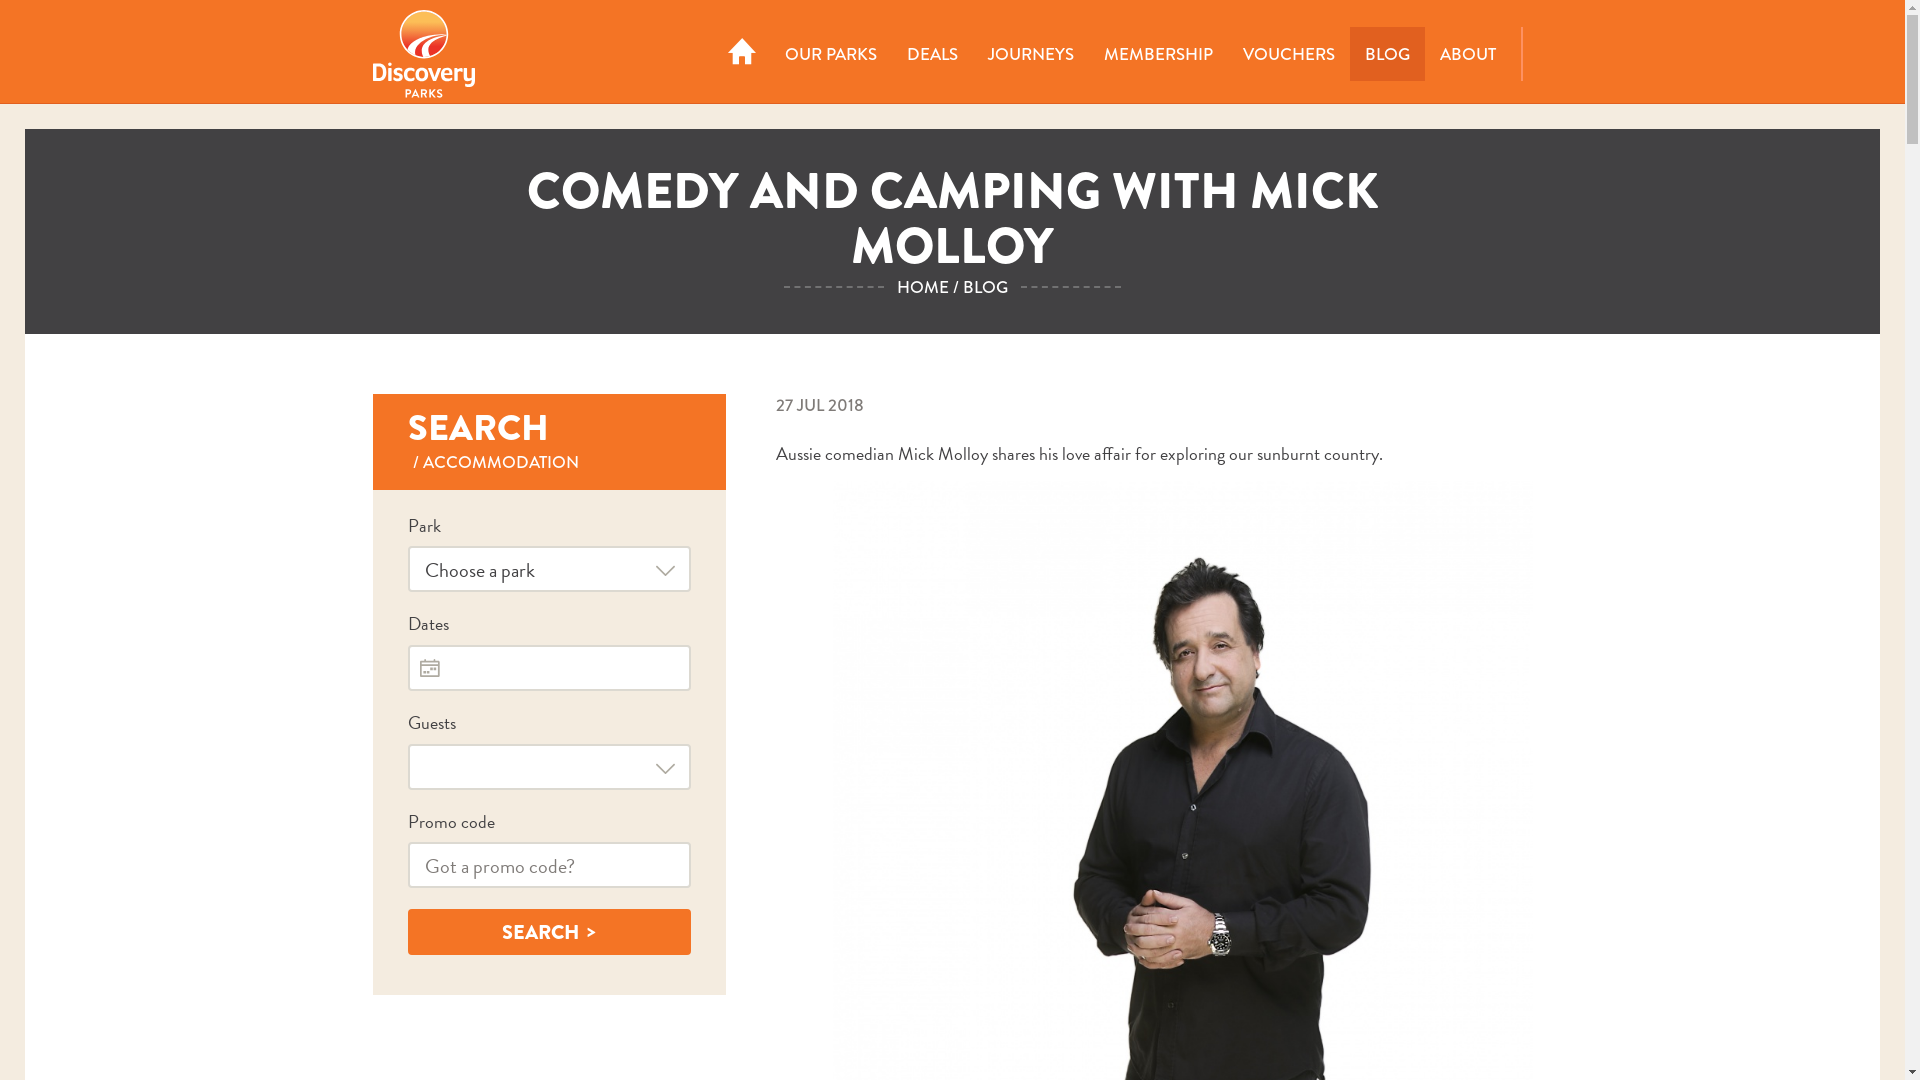  What do you see at coordinates (921, 287) in the screenshot?
I see `'HOME'` at bounding box center [921, 287].